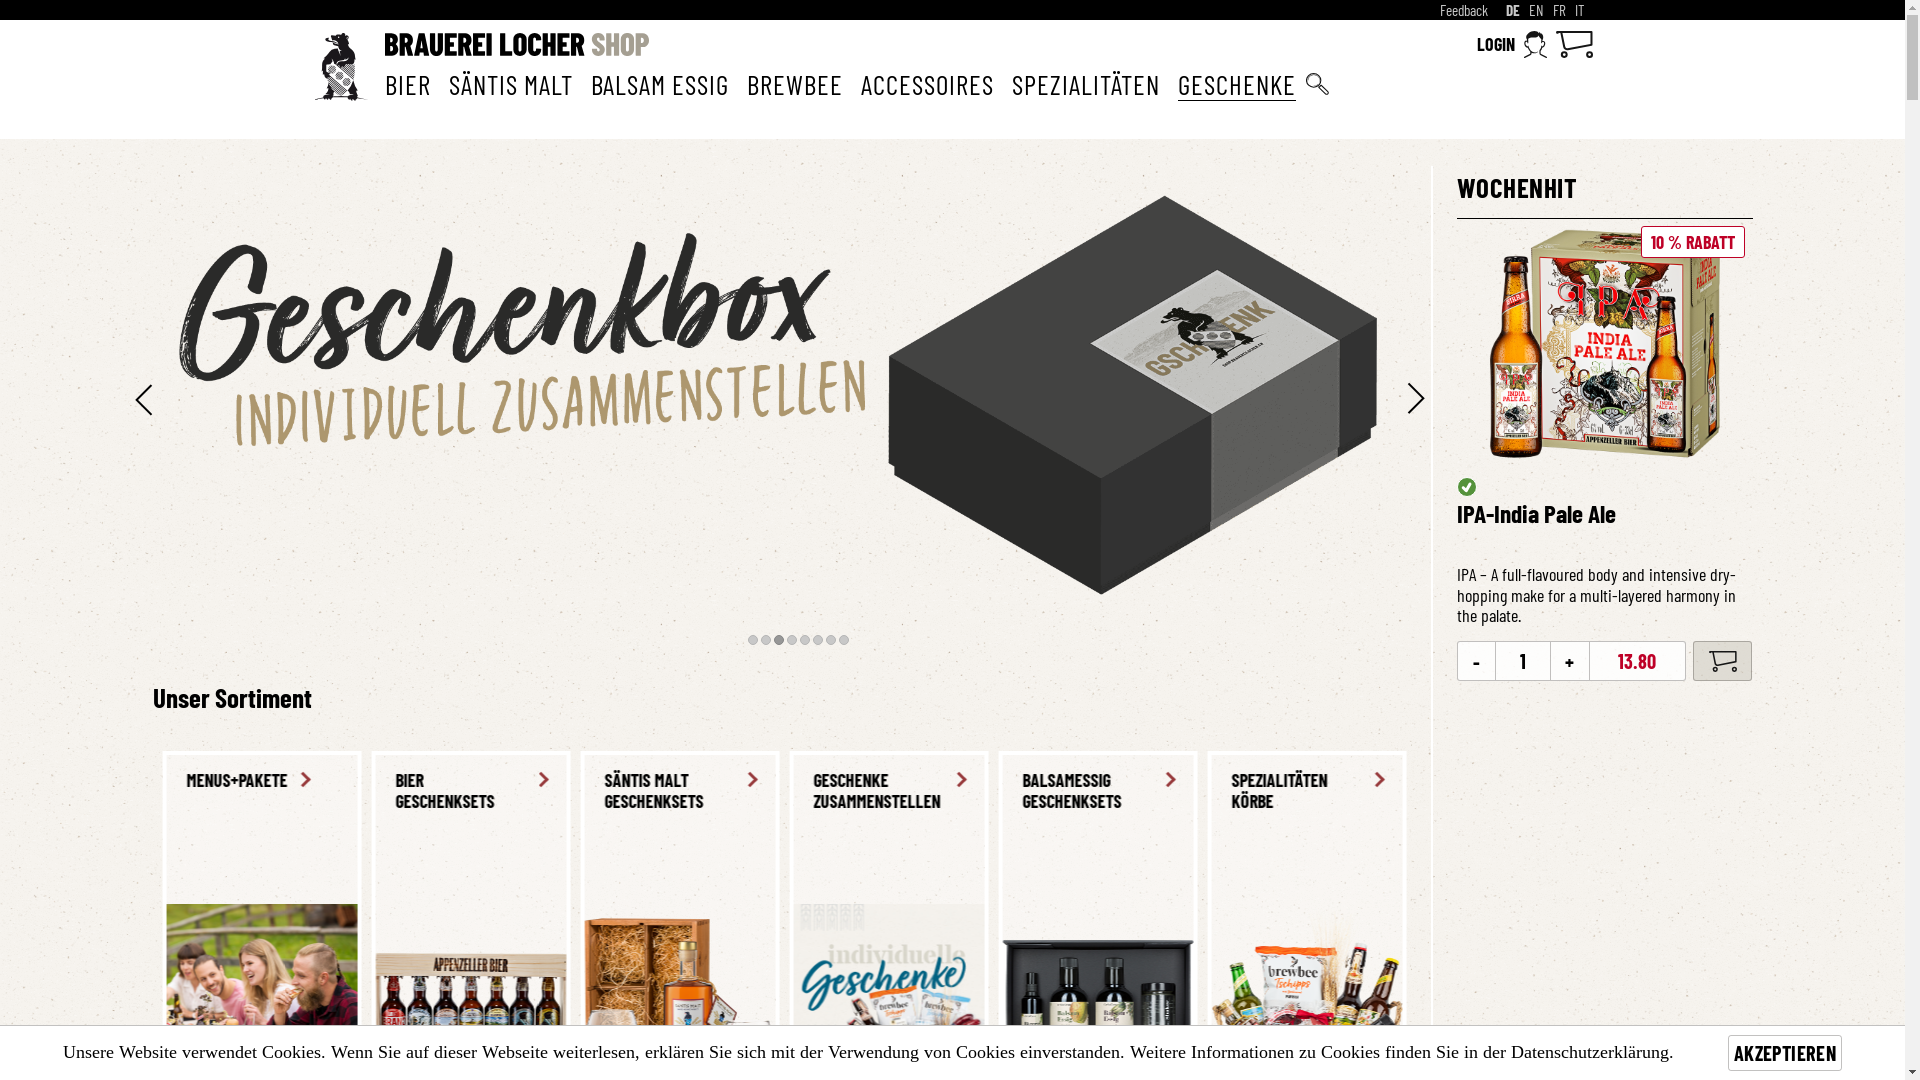  Describe the element at coordinates (1476, 660) in the screenshot. I see `'-'` at that location.